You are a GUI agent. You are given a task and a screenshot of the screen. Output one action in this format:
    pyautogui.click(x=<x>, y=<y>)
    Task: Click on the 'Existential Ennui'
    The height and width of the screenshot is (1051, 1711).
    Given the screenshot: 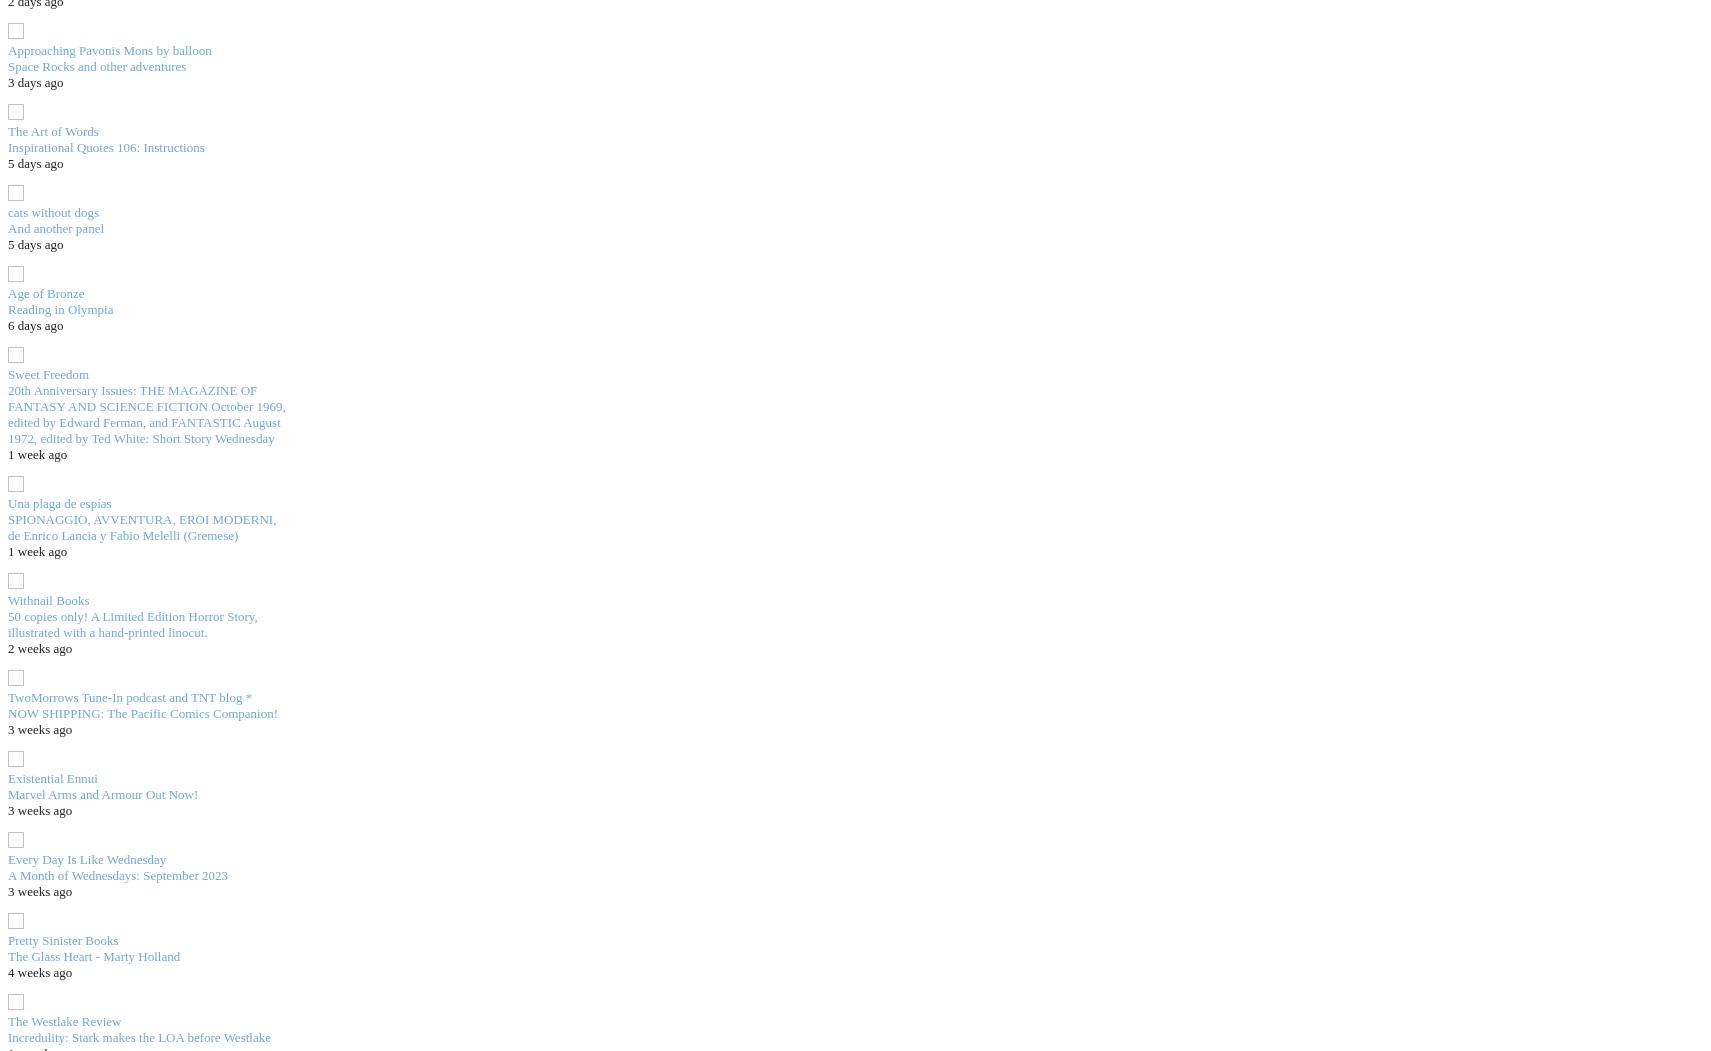 What is the action you would take?
    pyautogui.click(x=51, y=776)
    